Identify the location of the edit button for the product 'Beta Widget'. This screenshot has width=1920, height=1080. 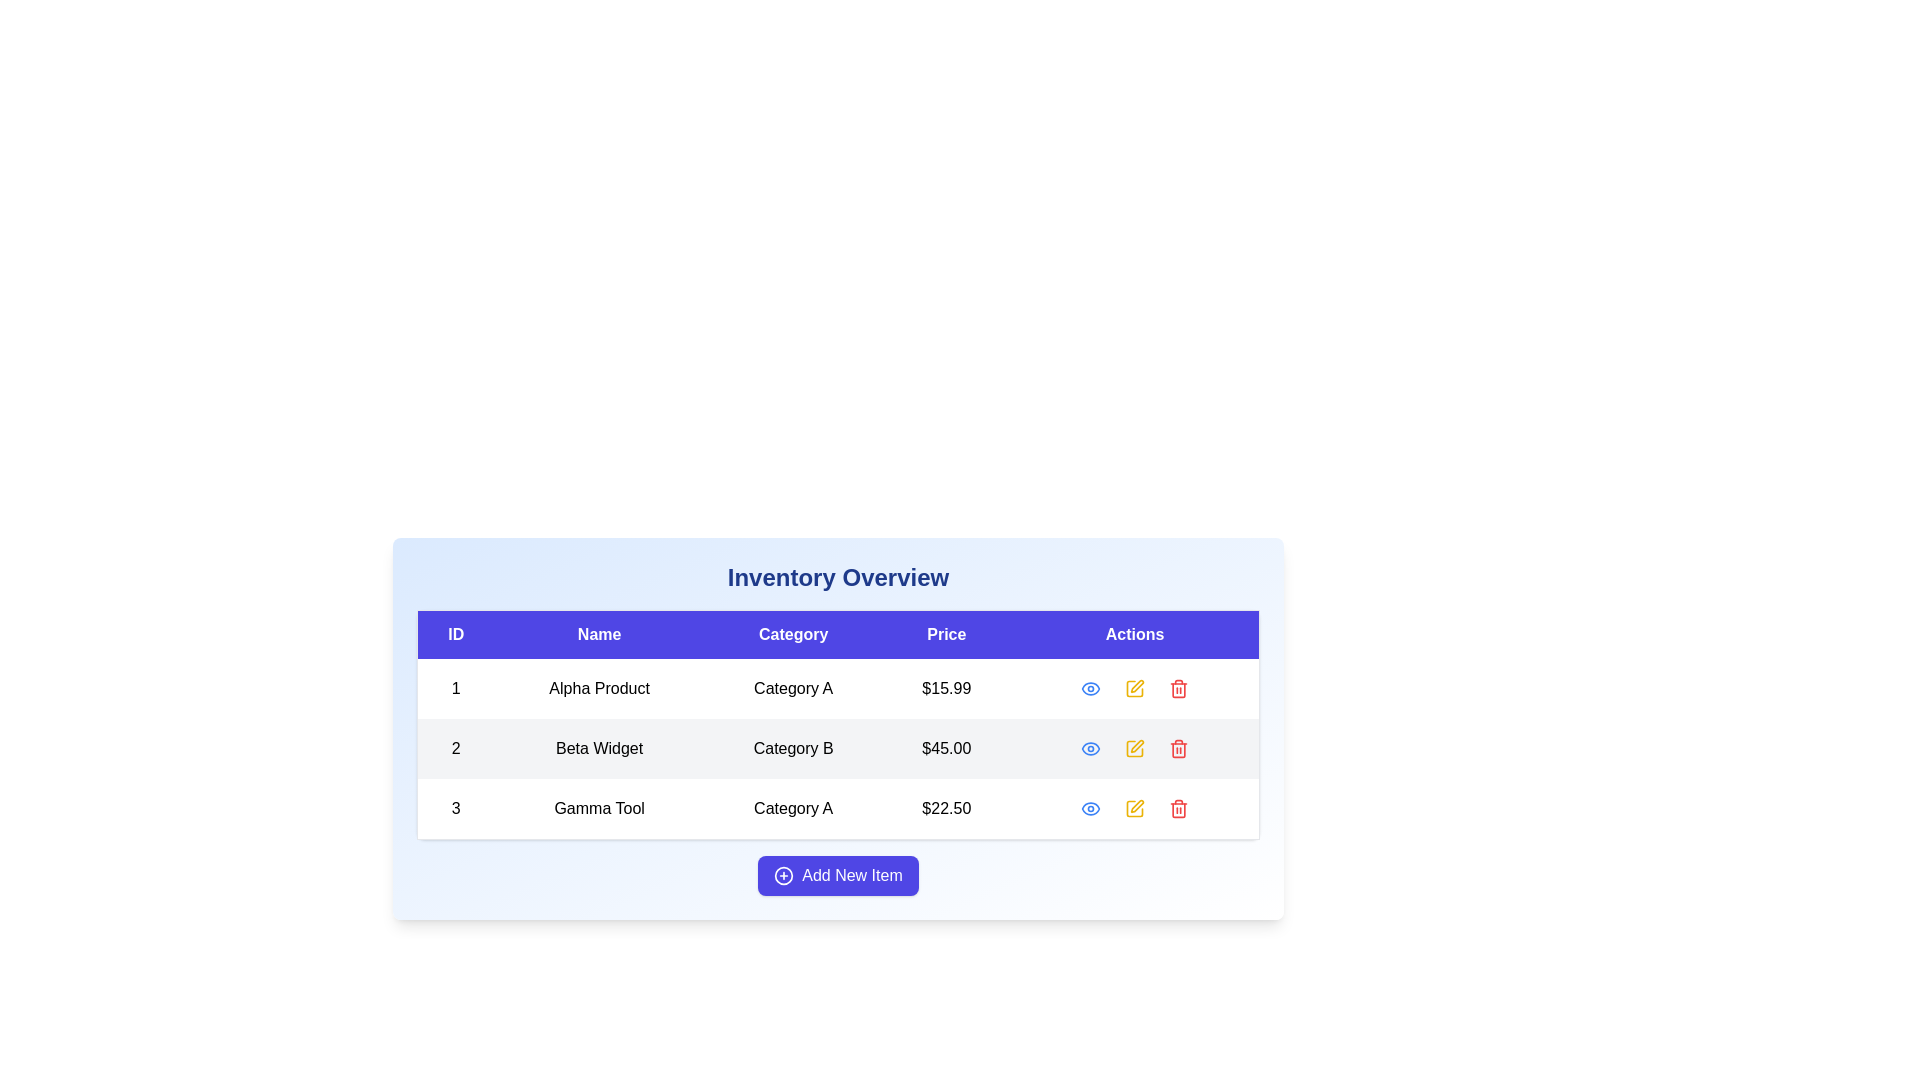
(1135, 748).